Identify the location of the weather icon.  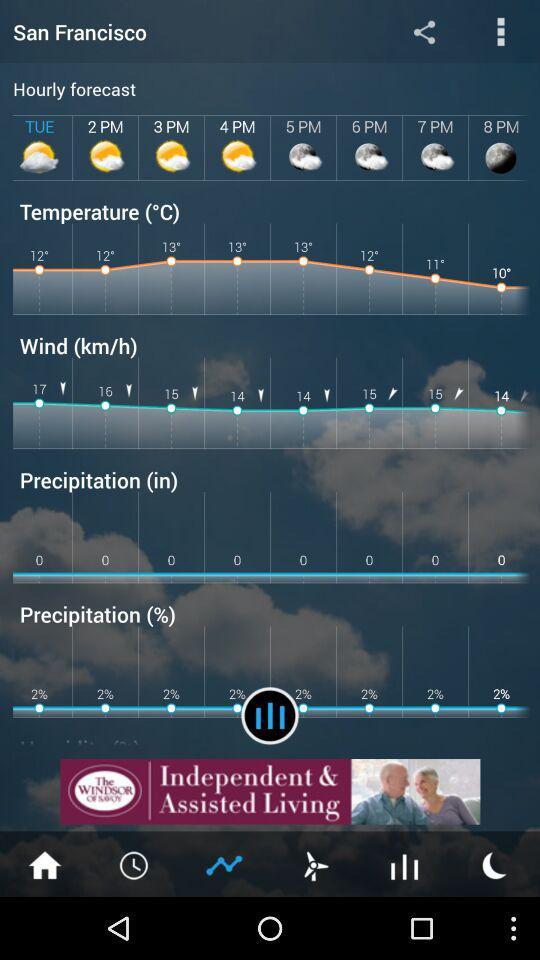
(494, 925).